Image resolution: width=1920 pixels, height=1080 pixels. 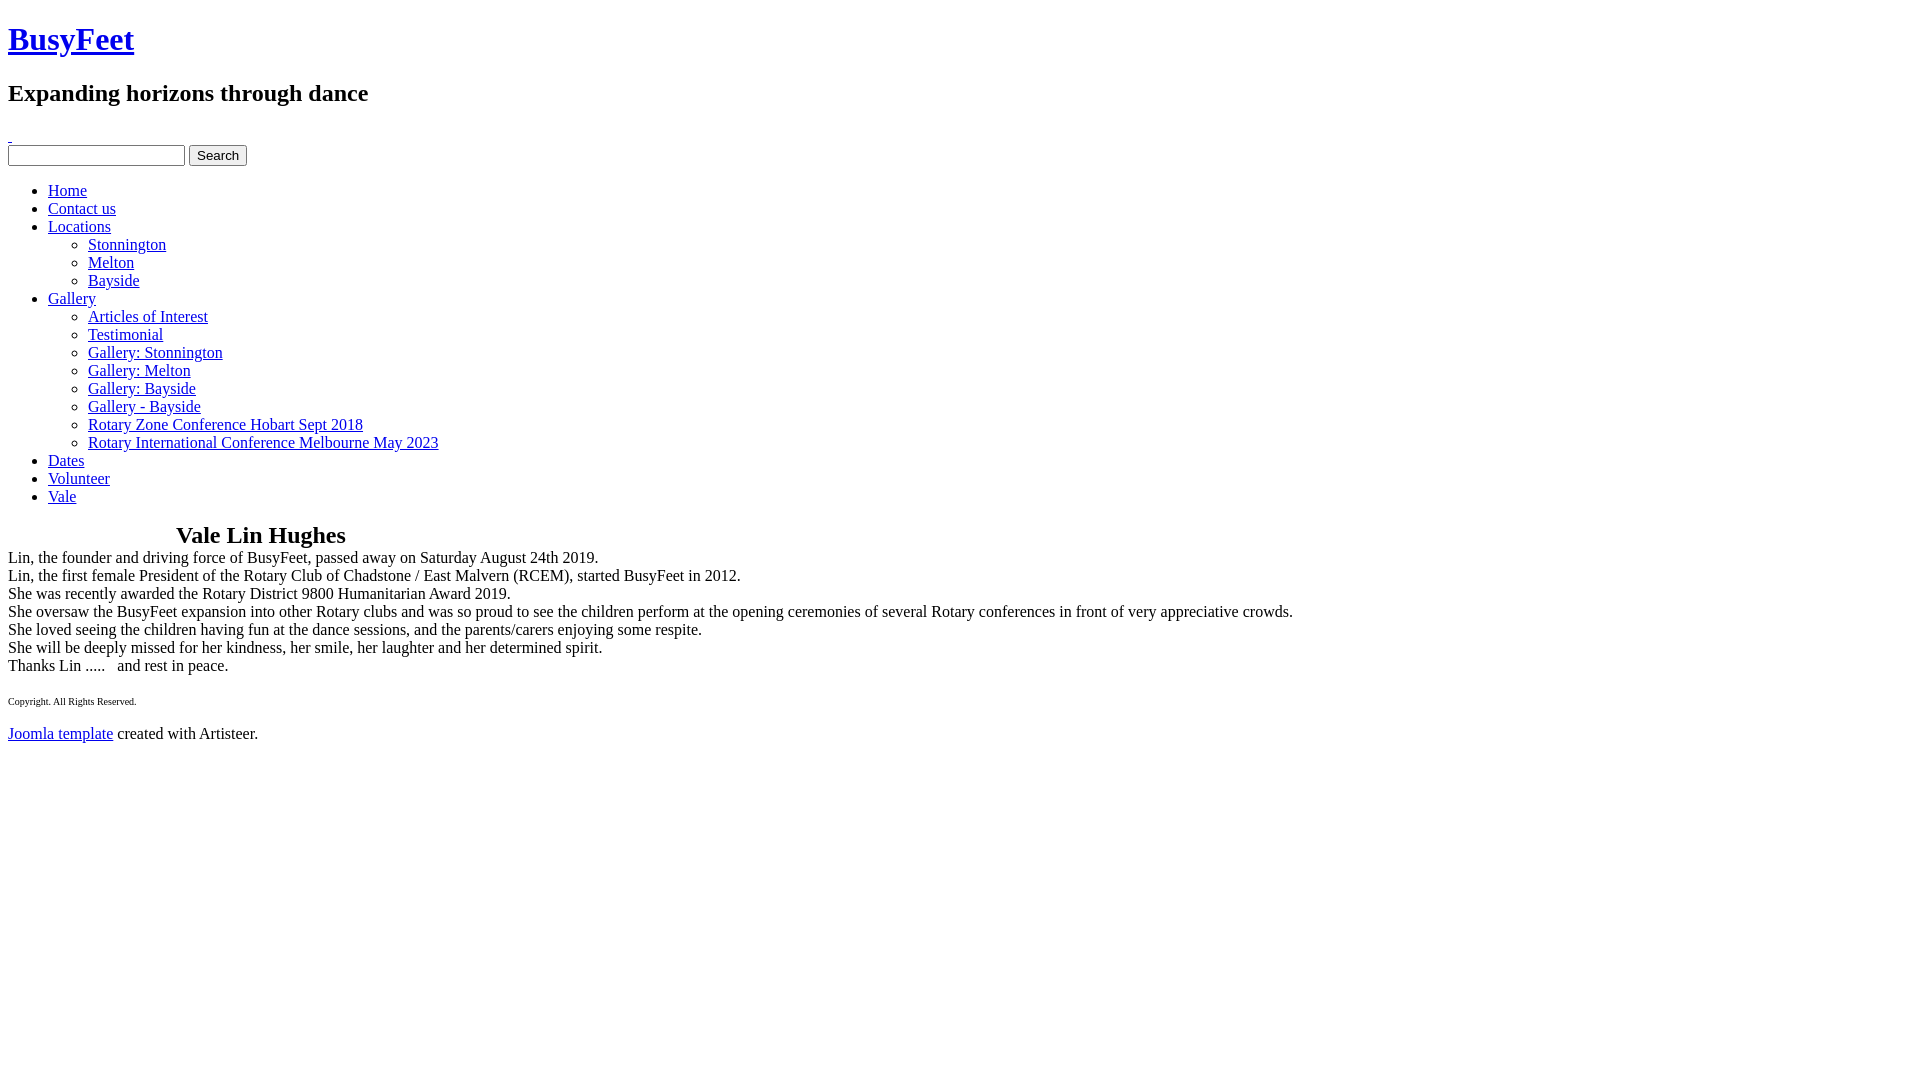 I want to click on 'Facebook', so click(x=9, y=135).